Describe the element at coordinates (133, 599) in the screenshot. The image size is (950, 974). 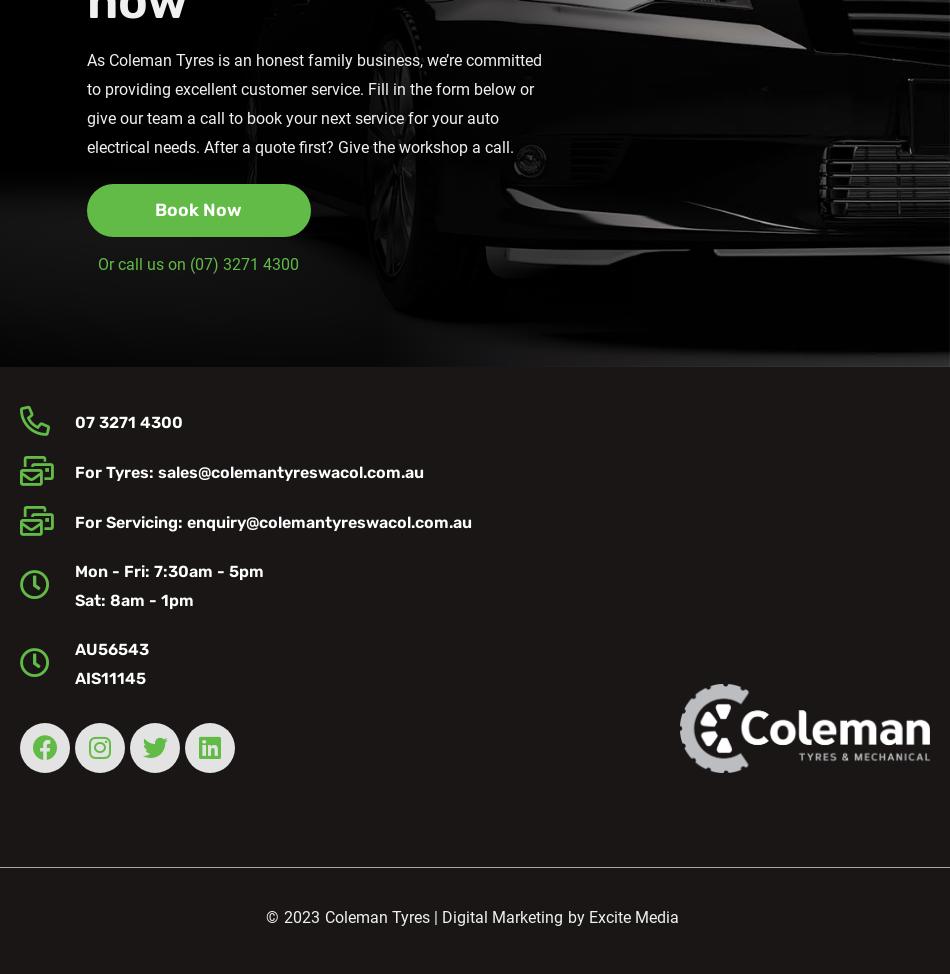
I see `'Sat: 8am - 1pm'` at that location.